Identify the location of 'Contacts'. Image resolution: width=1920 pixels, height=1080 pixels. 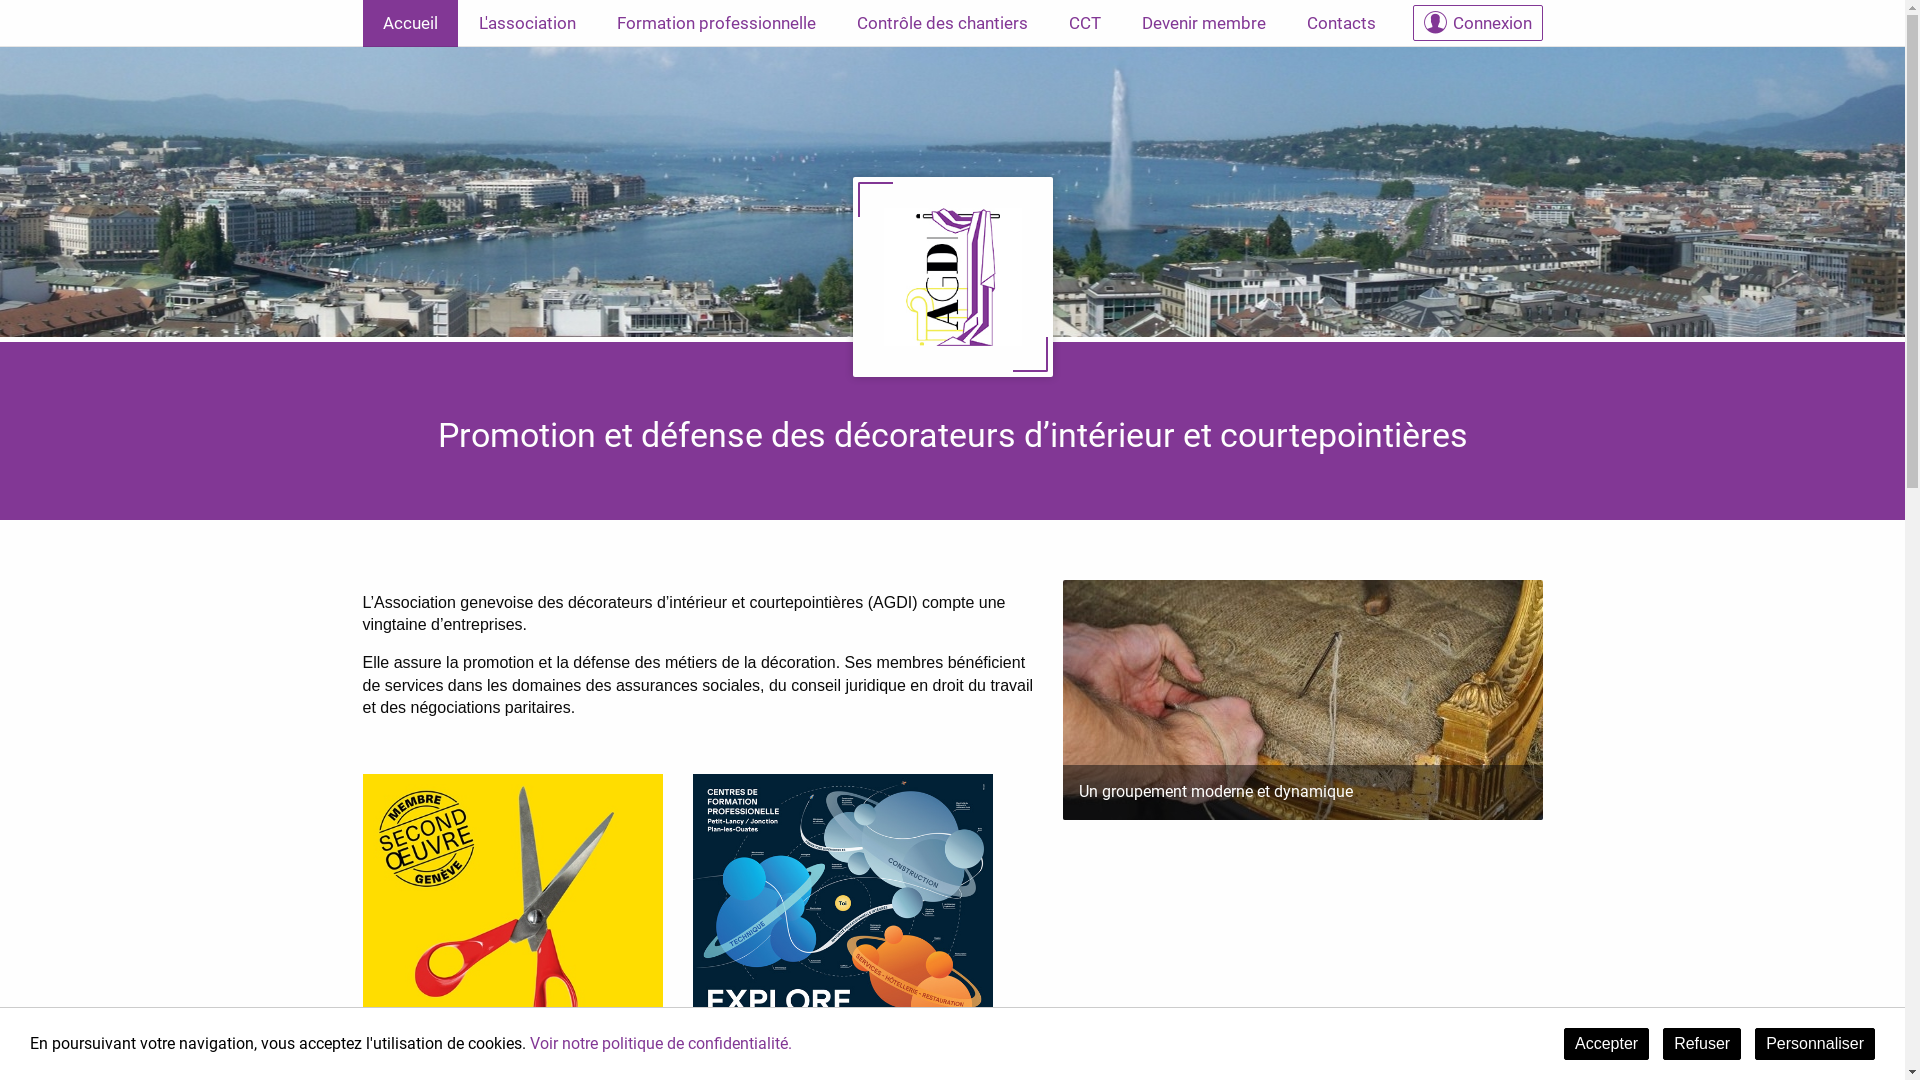
(1340, 23).